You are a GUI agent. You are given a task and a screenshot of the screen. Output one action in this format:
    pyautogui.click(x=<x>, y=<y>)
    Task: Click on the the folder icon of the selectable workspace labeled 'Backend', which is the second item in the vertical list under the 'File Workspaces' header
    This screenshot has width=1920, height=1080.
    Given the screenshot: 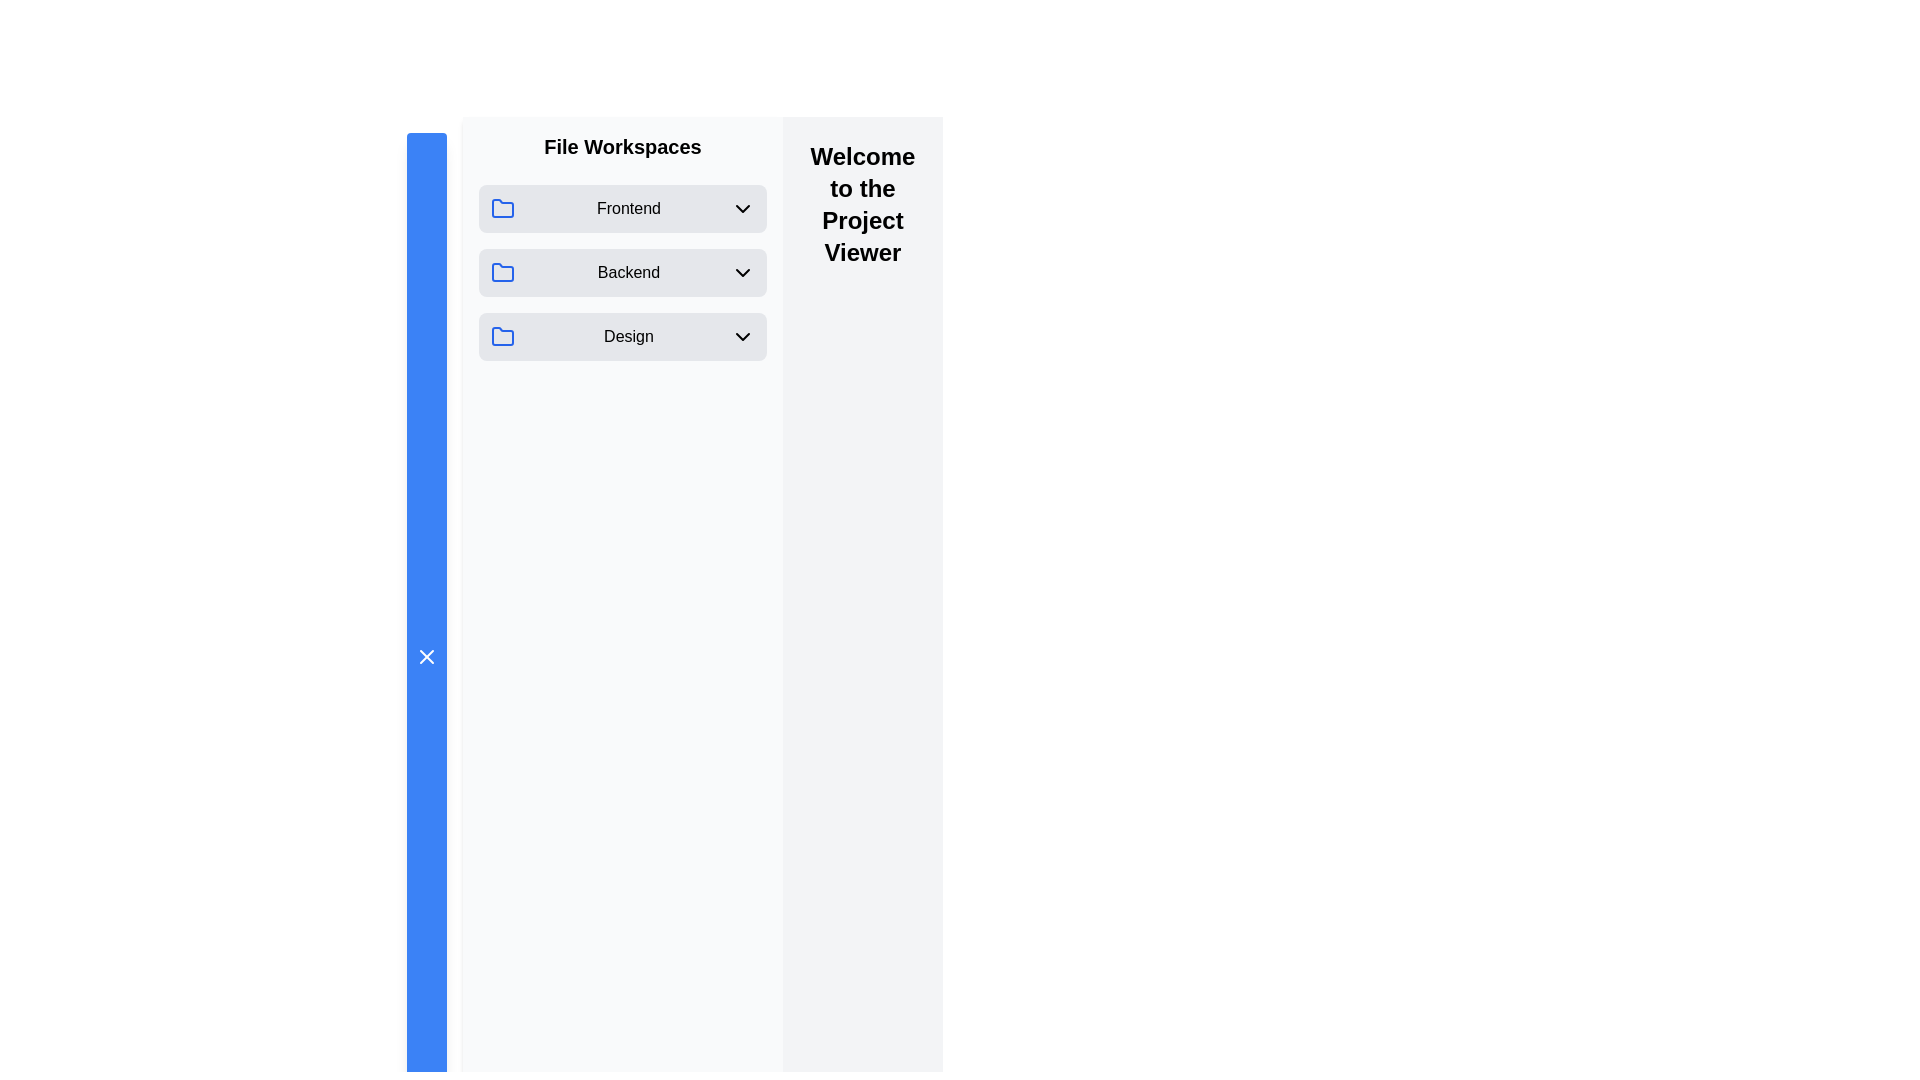 What is the action you would take?
    pyautogui.click(x=622, y=273)
    